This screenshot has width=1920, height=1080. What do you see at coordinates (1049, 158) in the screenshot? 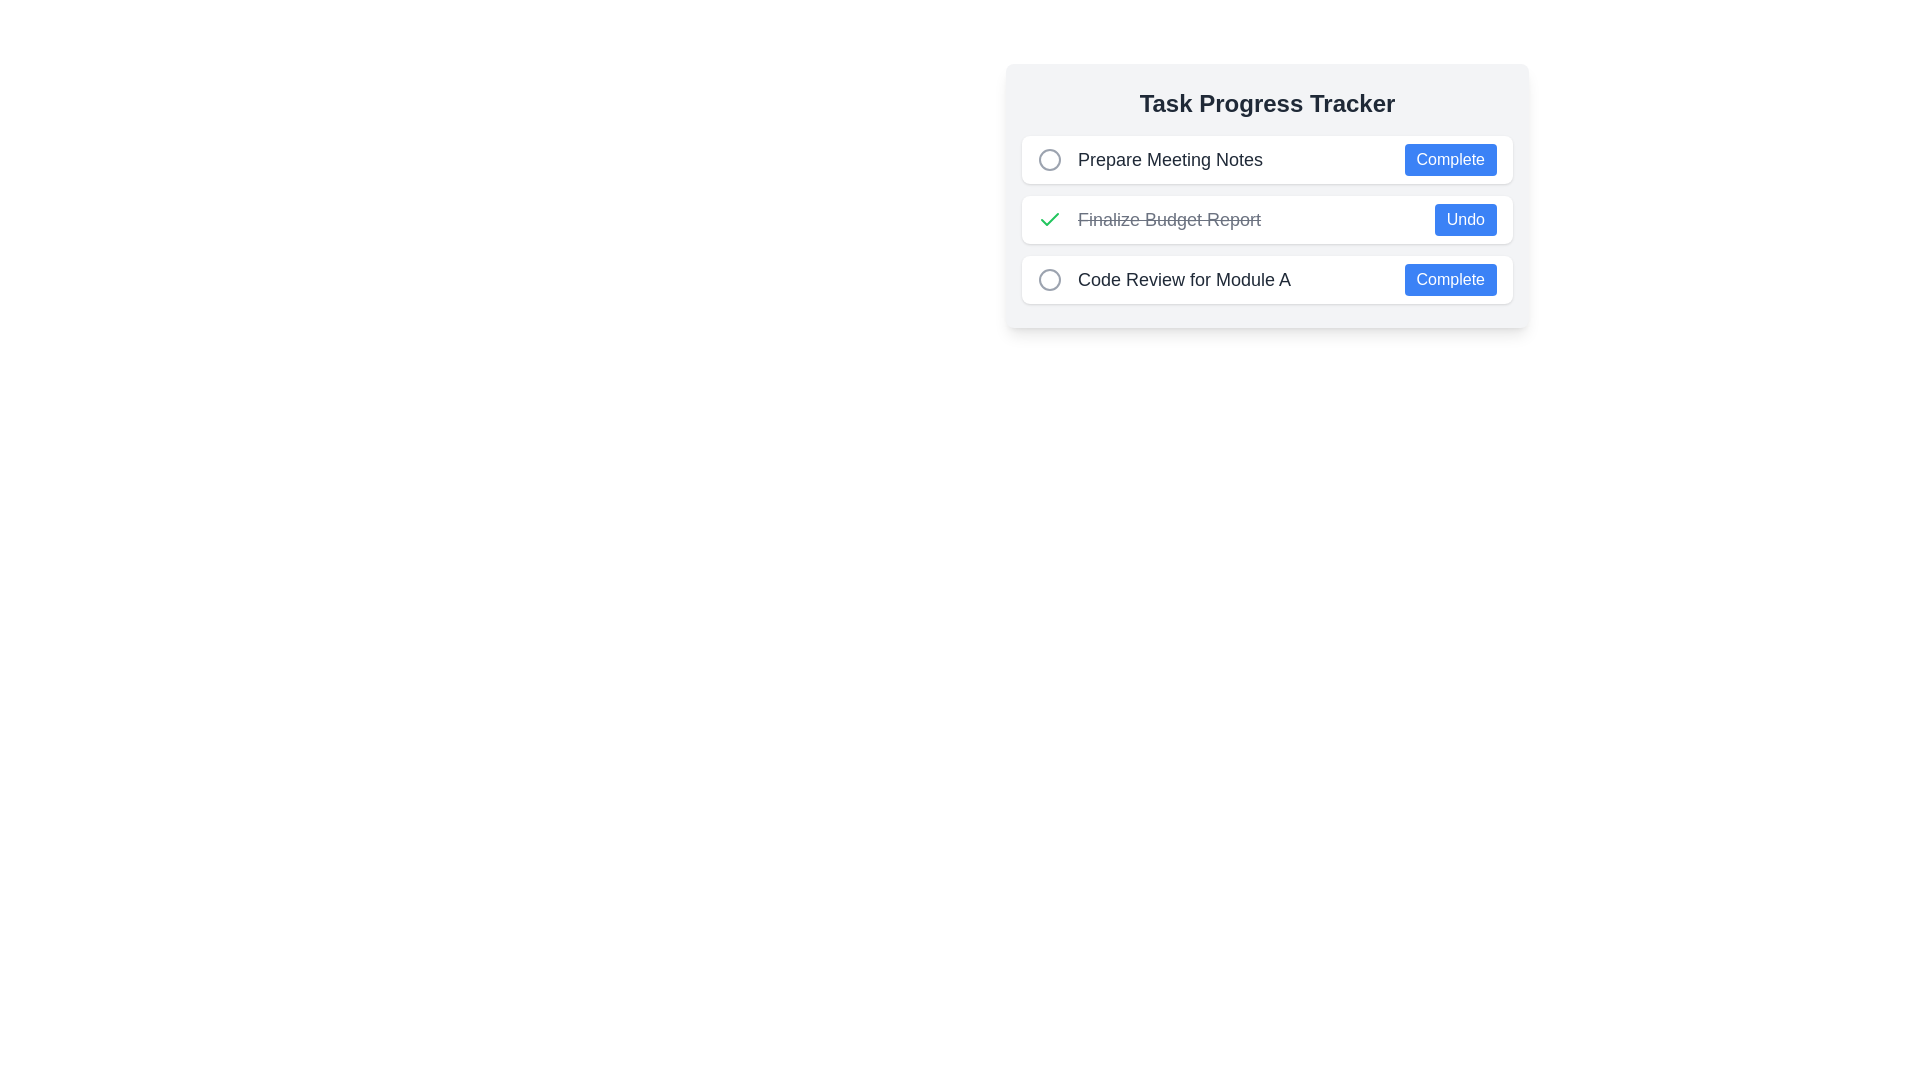
I see `the circular icon with a light gray border located at the leftmost end of the horizontal group preceding the 'Prepare Meeting Notes' text` at bounding box center [1049, 158].